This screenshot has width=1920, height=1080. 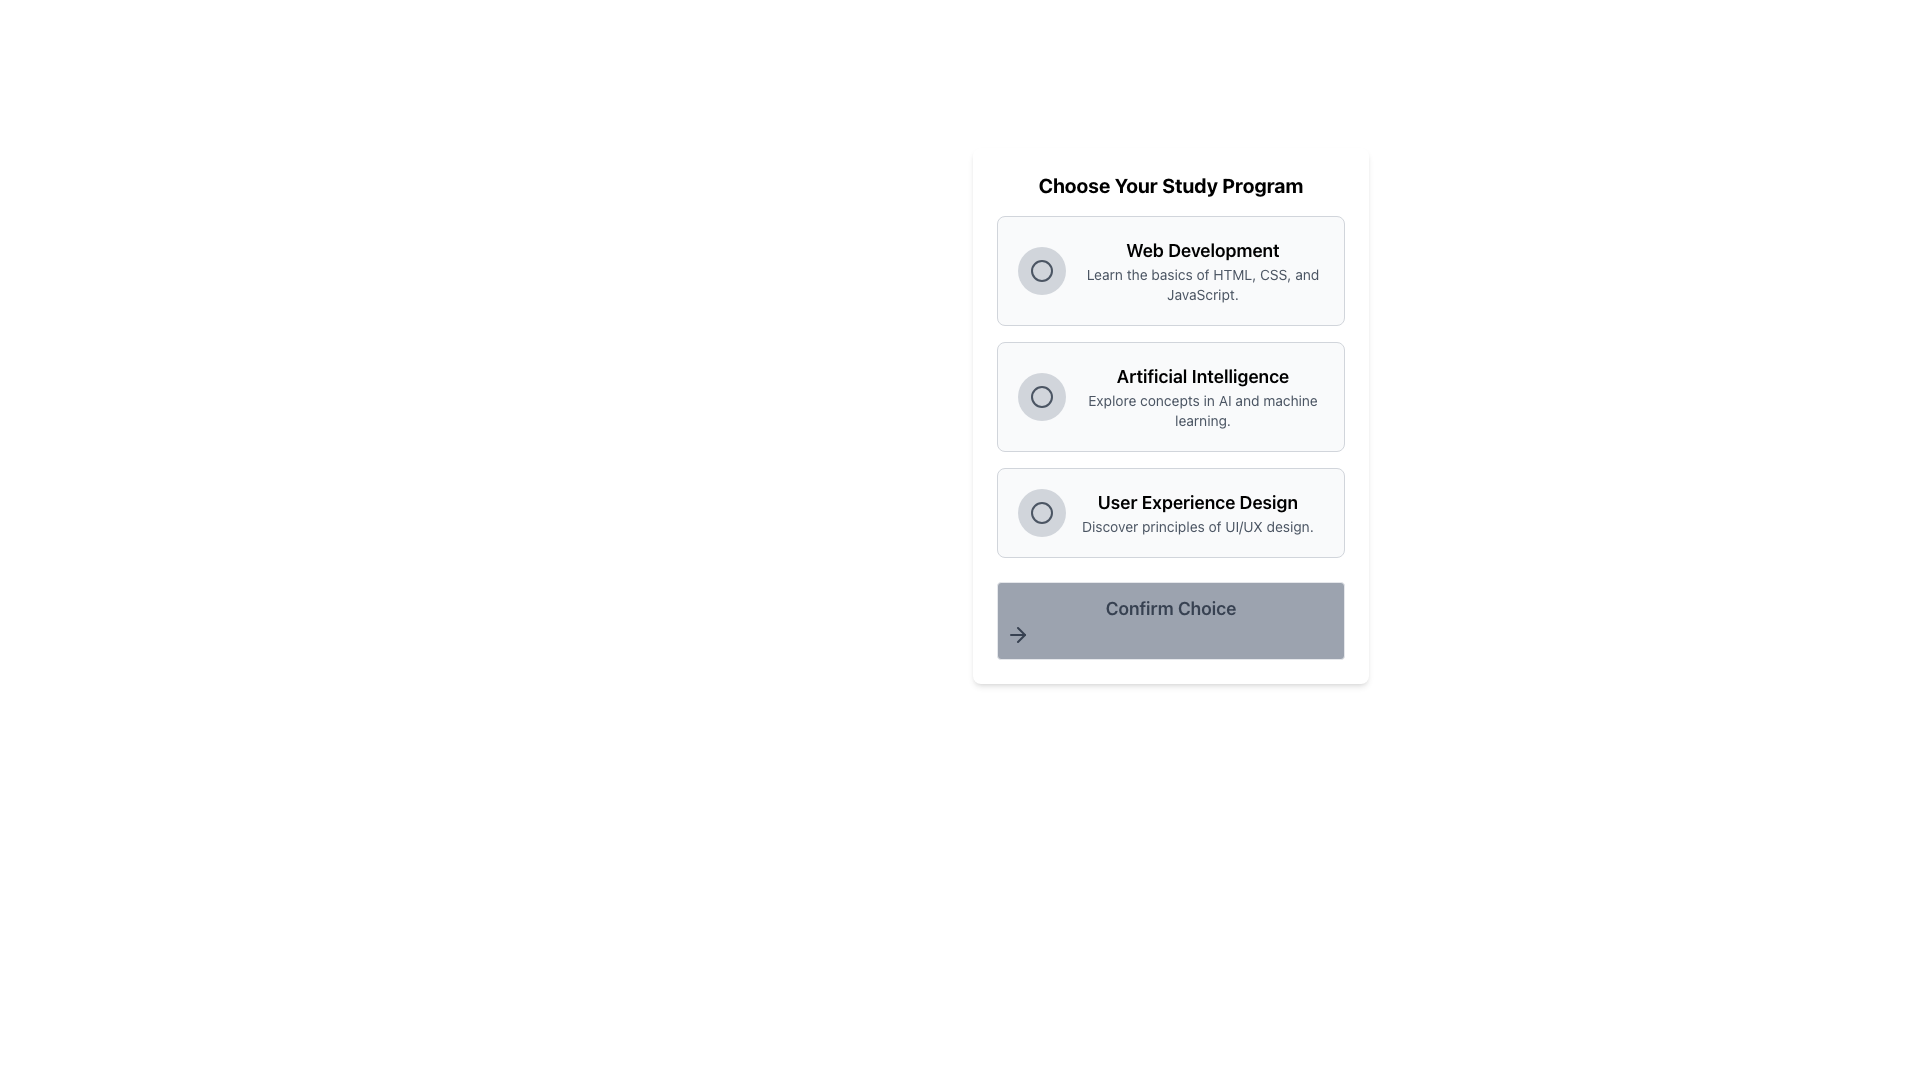 I want to click on text label displaying the title for the 'Artificial Intelligence' study program option, which is located within a selectable card in the 'Choose Your Study Program' list, so click(x=1202, y=377).